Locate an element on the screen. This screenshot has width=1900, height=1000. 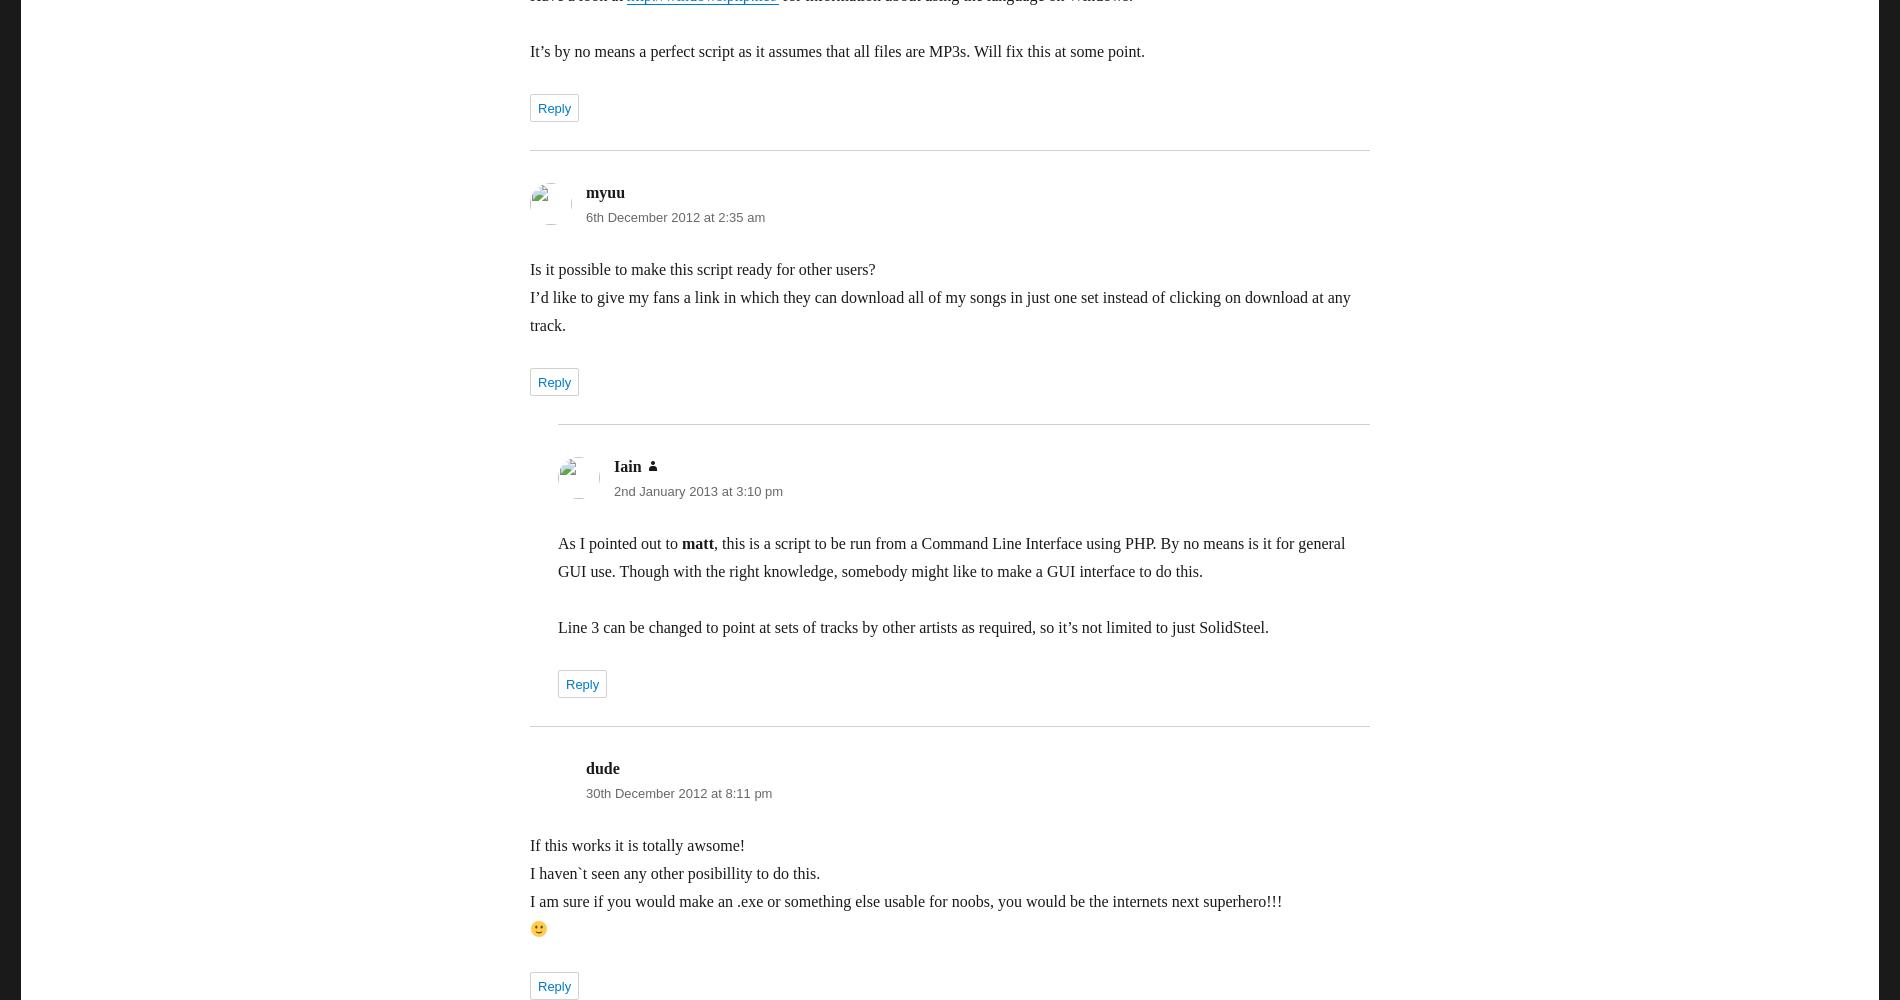
'I haven`t seen any other posibillity to do this.' is located at coordinates (675, 872).